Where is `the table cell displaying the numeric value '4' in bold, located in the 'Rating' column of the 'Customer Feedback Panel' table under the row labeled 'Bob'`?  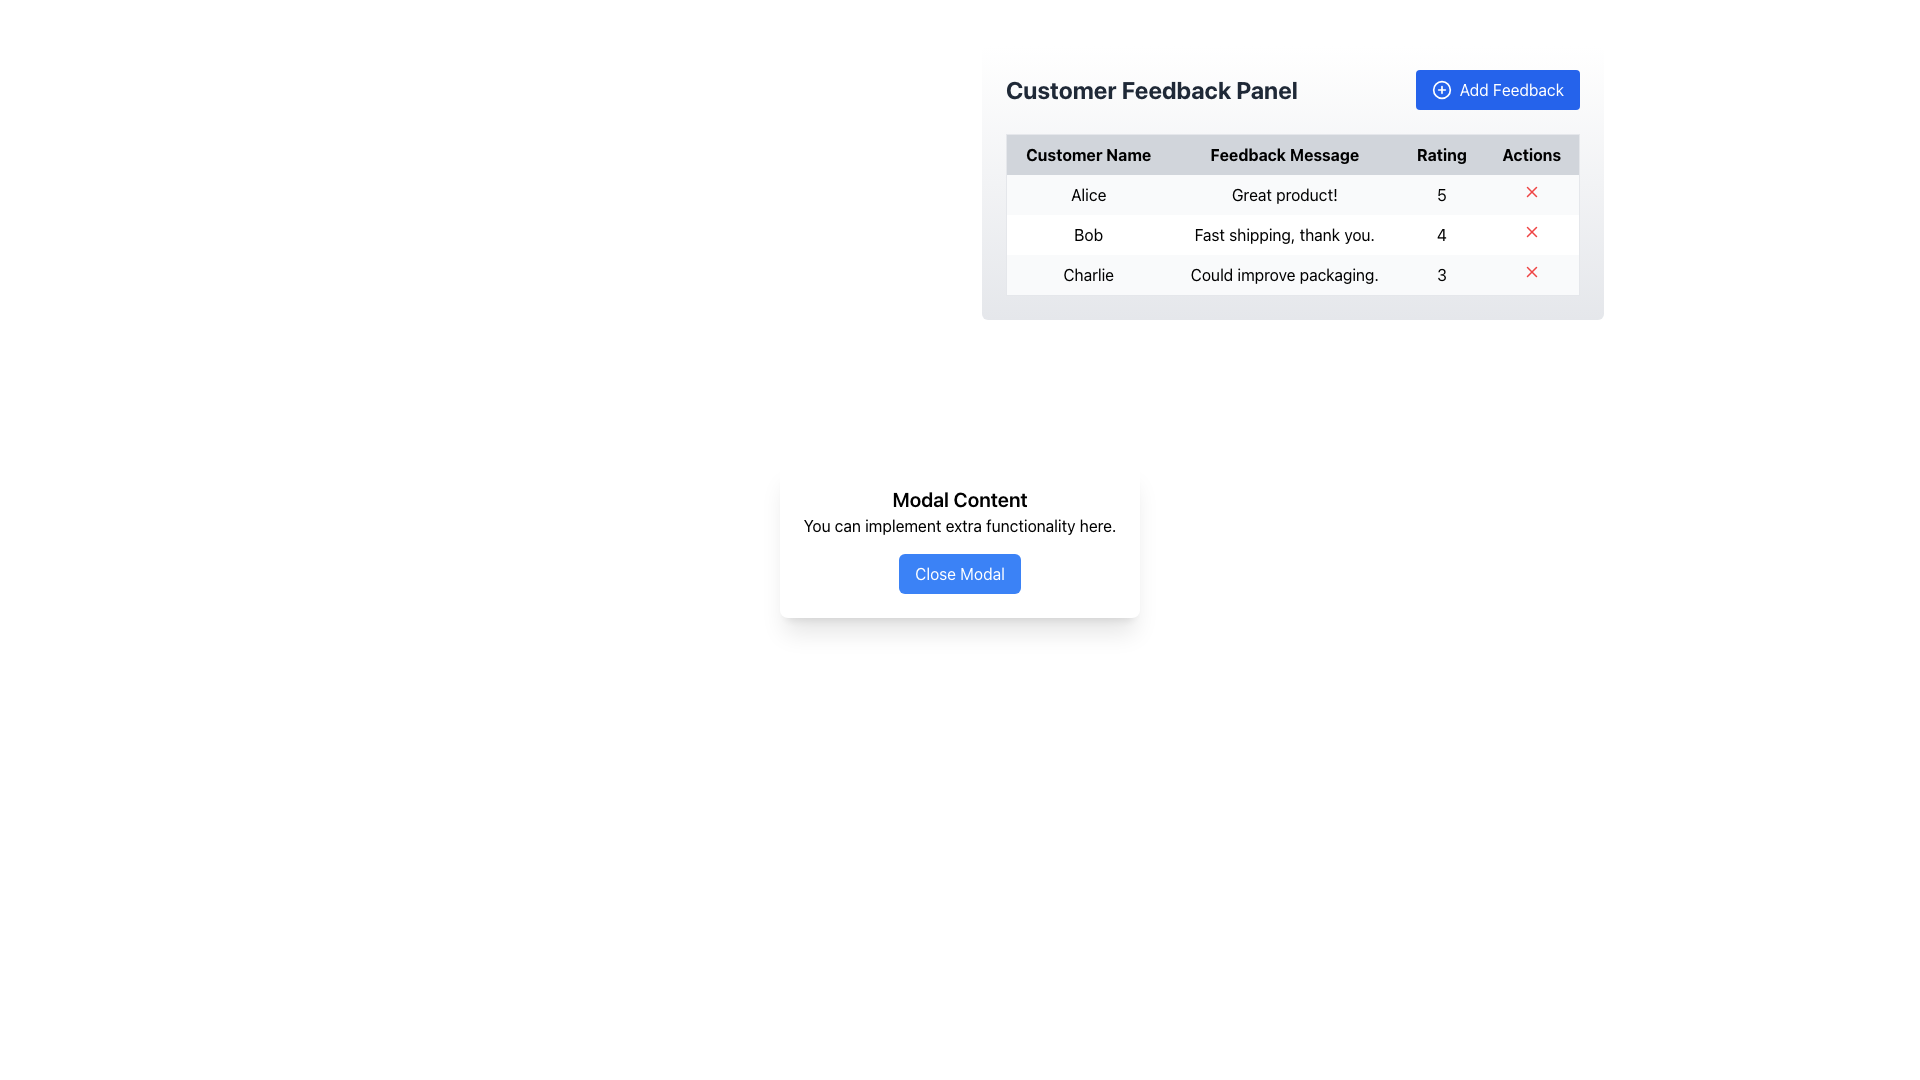 the table cell displaying the numeric value '4' in bold, located in the 'Rating' column of the 'Customer Feedback Panel' table under the row labeled 'Bob' is located at coordinates (1441, 234).